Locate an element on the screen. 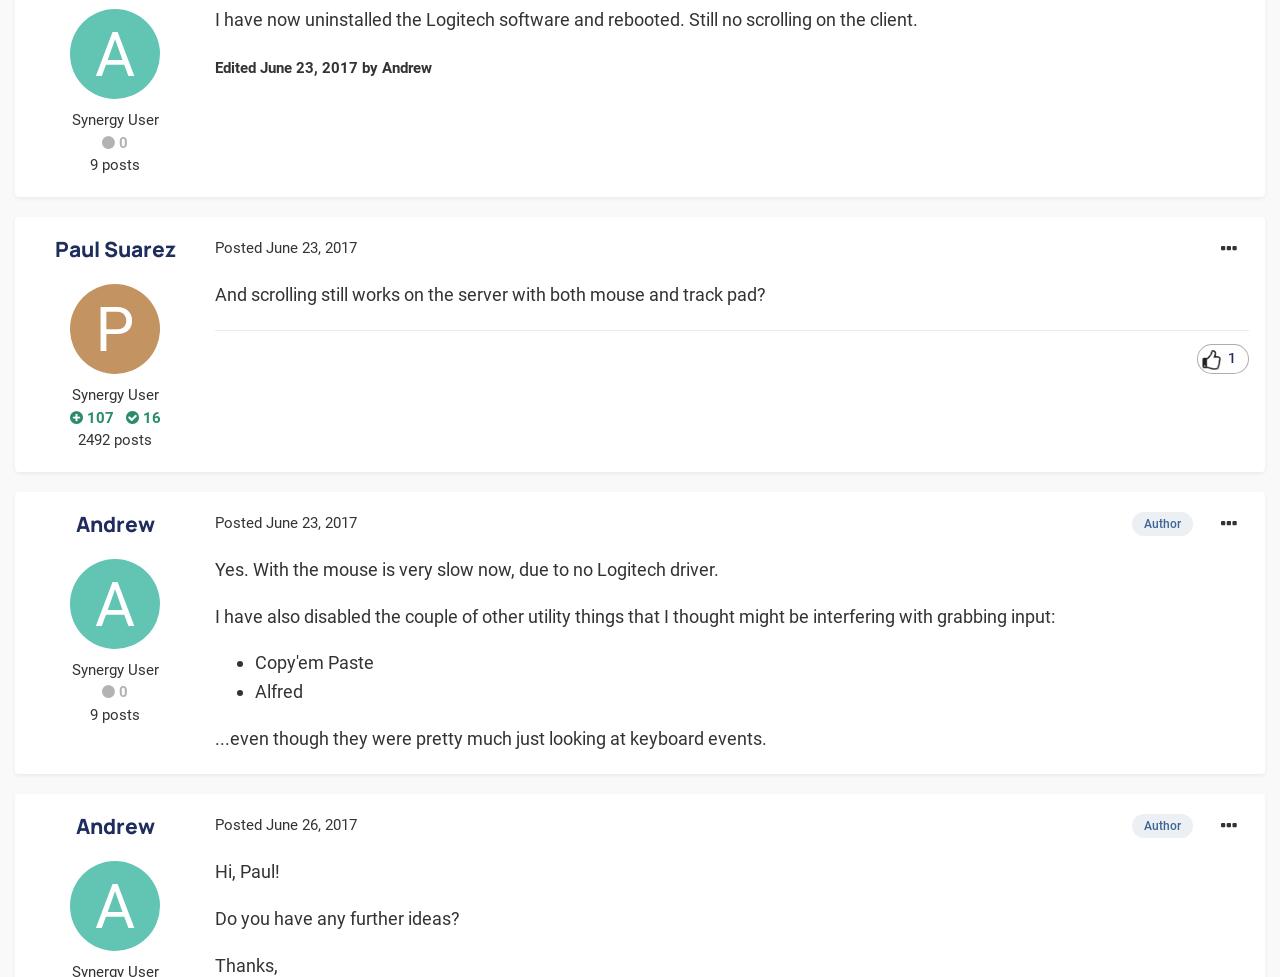 The height and width of the screenshot is (977, 1280). 'Do you have any further ideas?' is located at coordinates (215, 916).